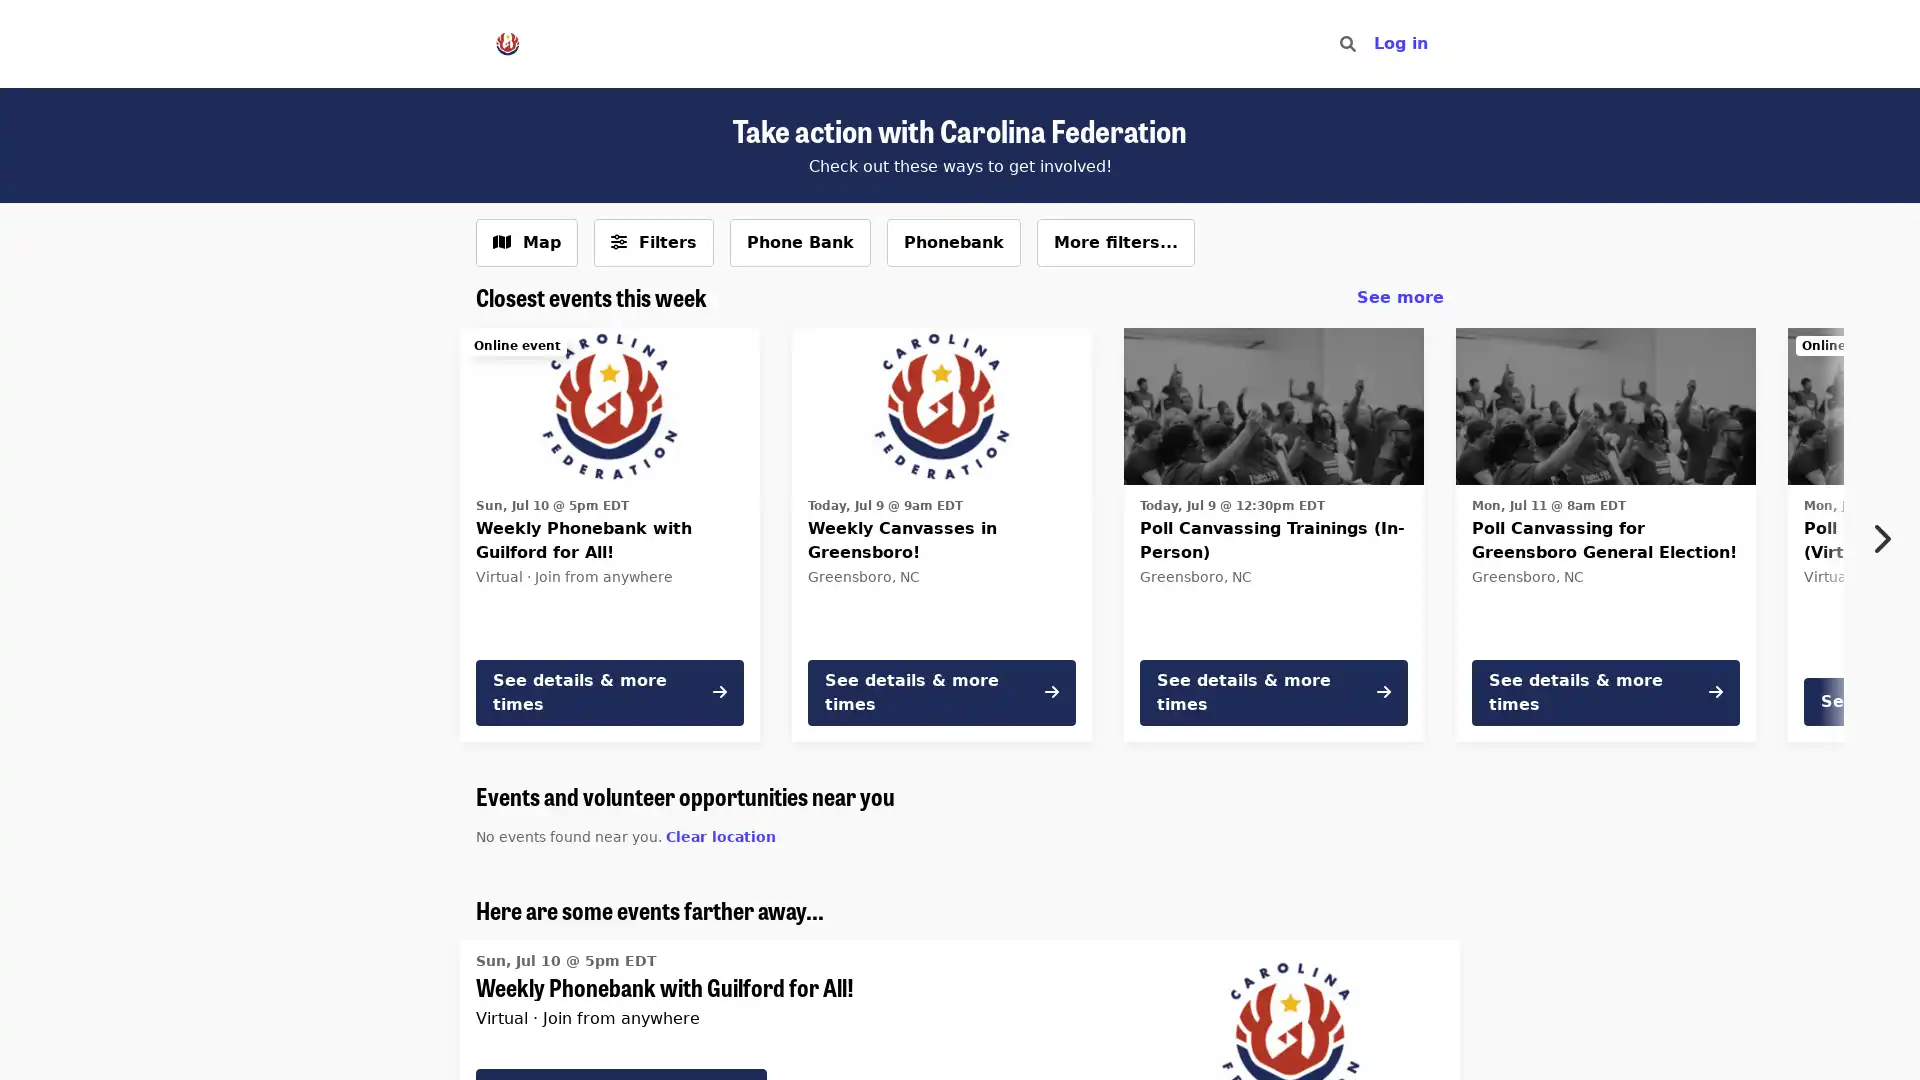 This screenshot has height=1080, width=1920. What do you see at coordinates (1115, 242) in the screenshot?
I see `More filters...` at bounding box center [1115, 242].